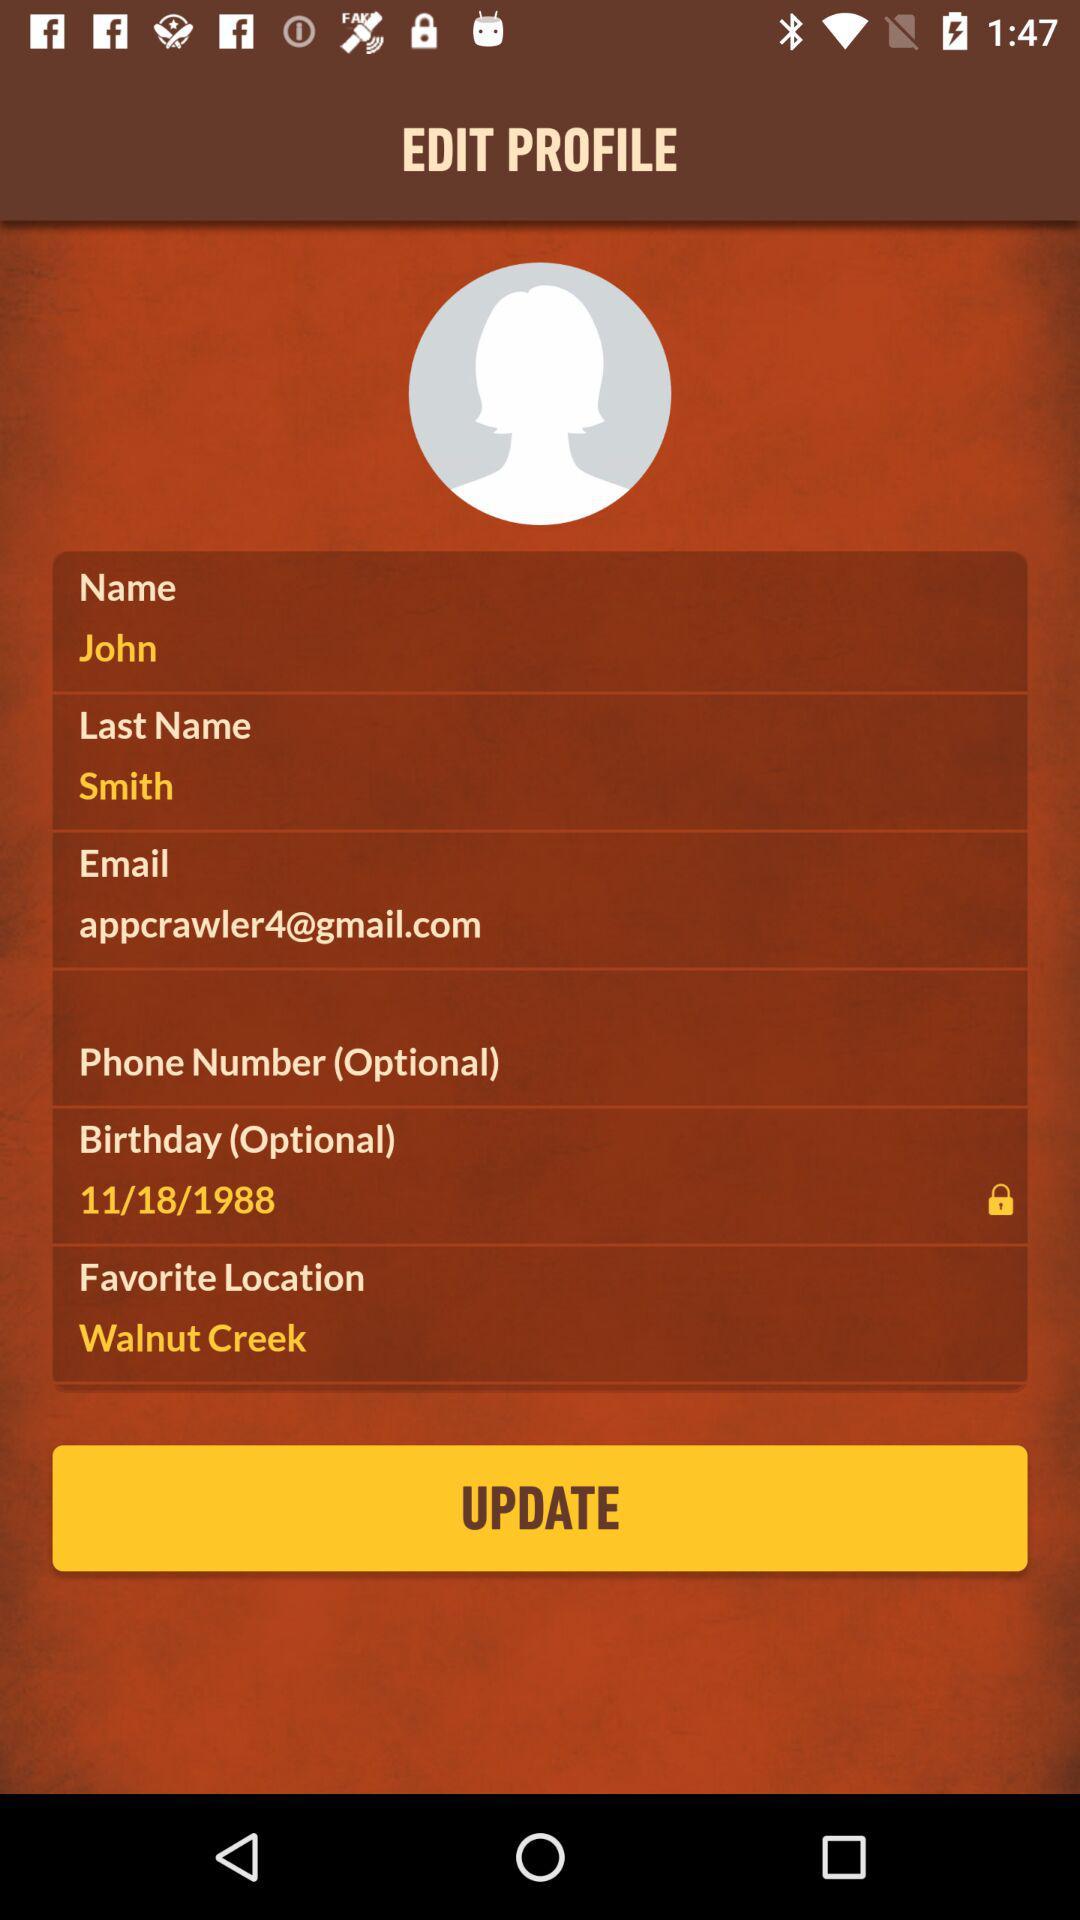 This screenshot has height=1920, width=1080. What do you see at coordinates (540, 1060) in the screenshot?
I see `phone number` at bounding box center [540, 1060].